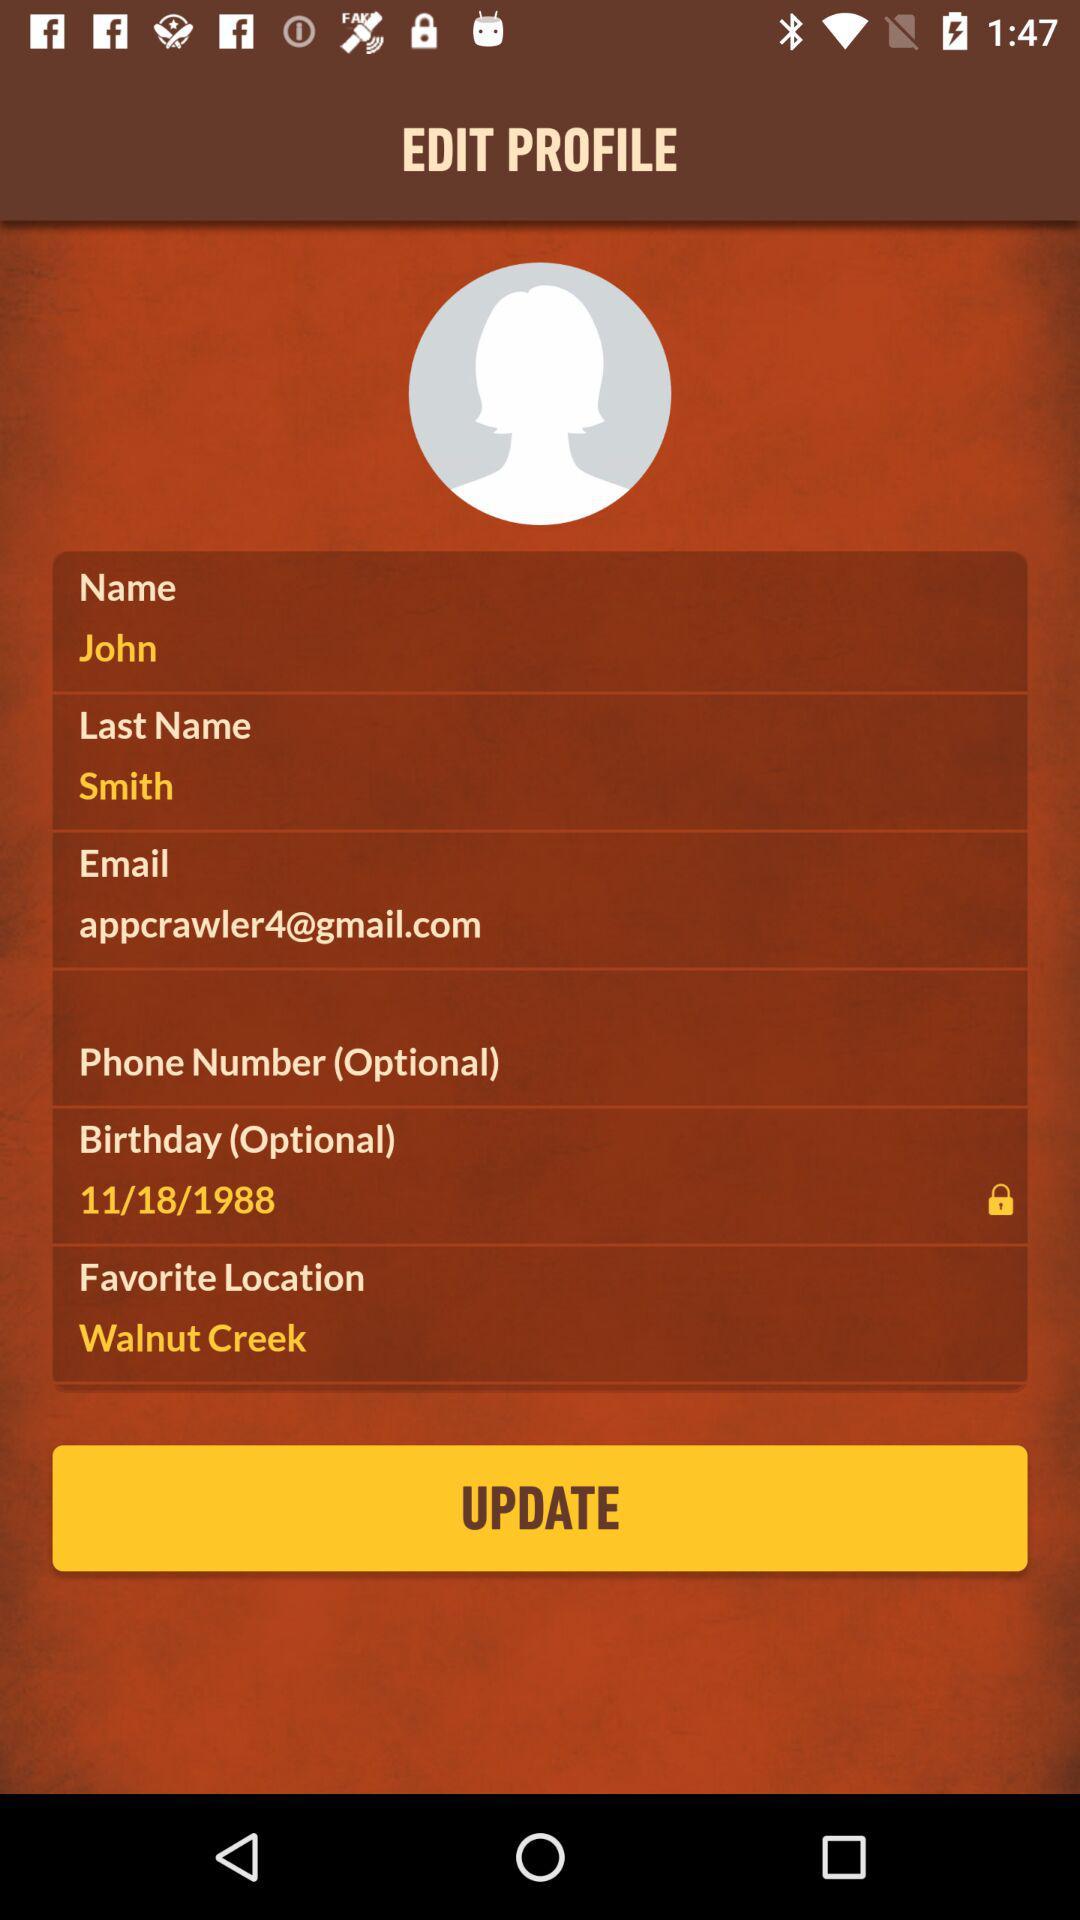 This screenshot has height=1920, width=1080. What do you see at coordinates (540, 1060) in the screenshot?
I see `phone number` at bounding box center [540, 1060].